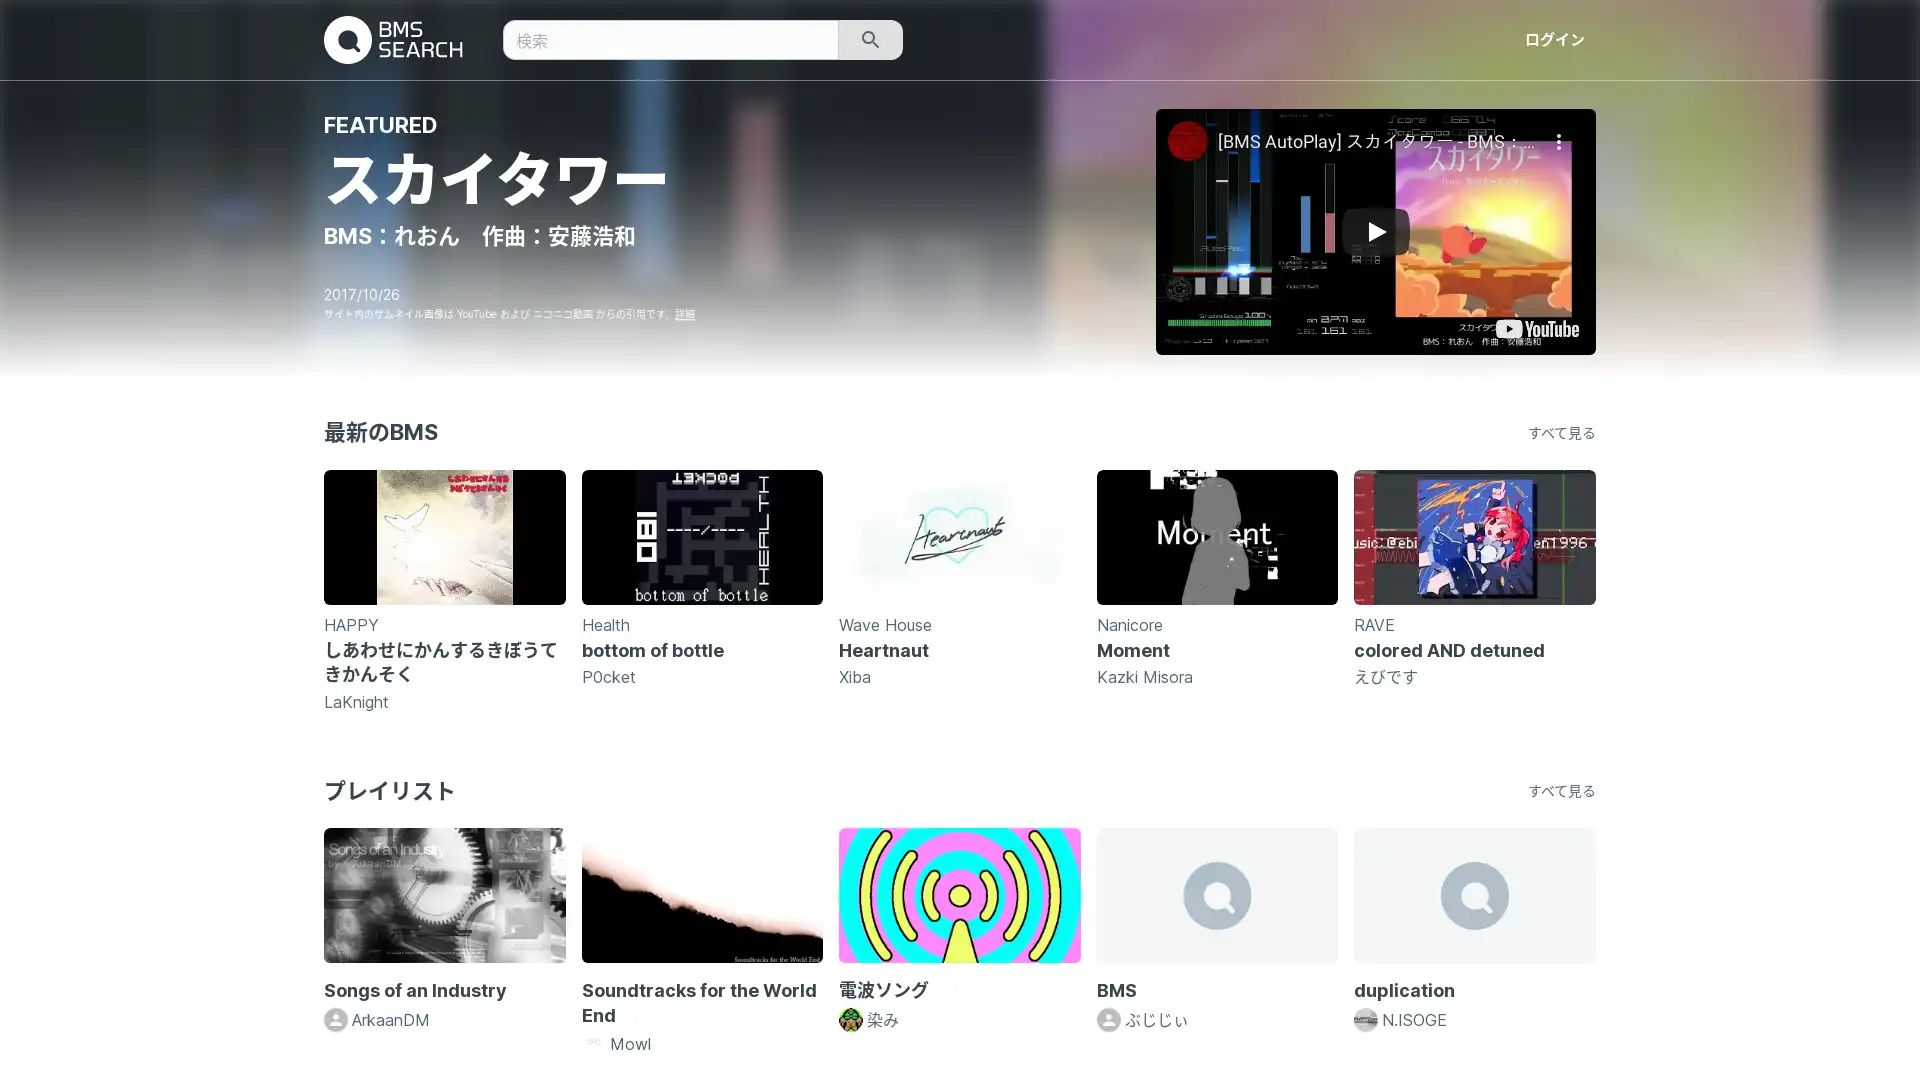 The image size is (1920, 1080). I want to click on Health bottom of bottle P0cket, so click(701, 589).